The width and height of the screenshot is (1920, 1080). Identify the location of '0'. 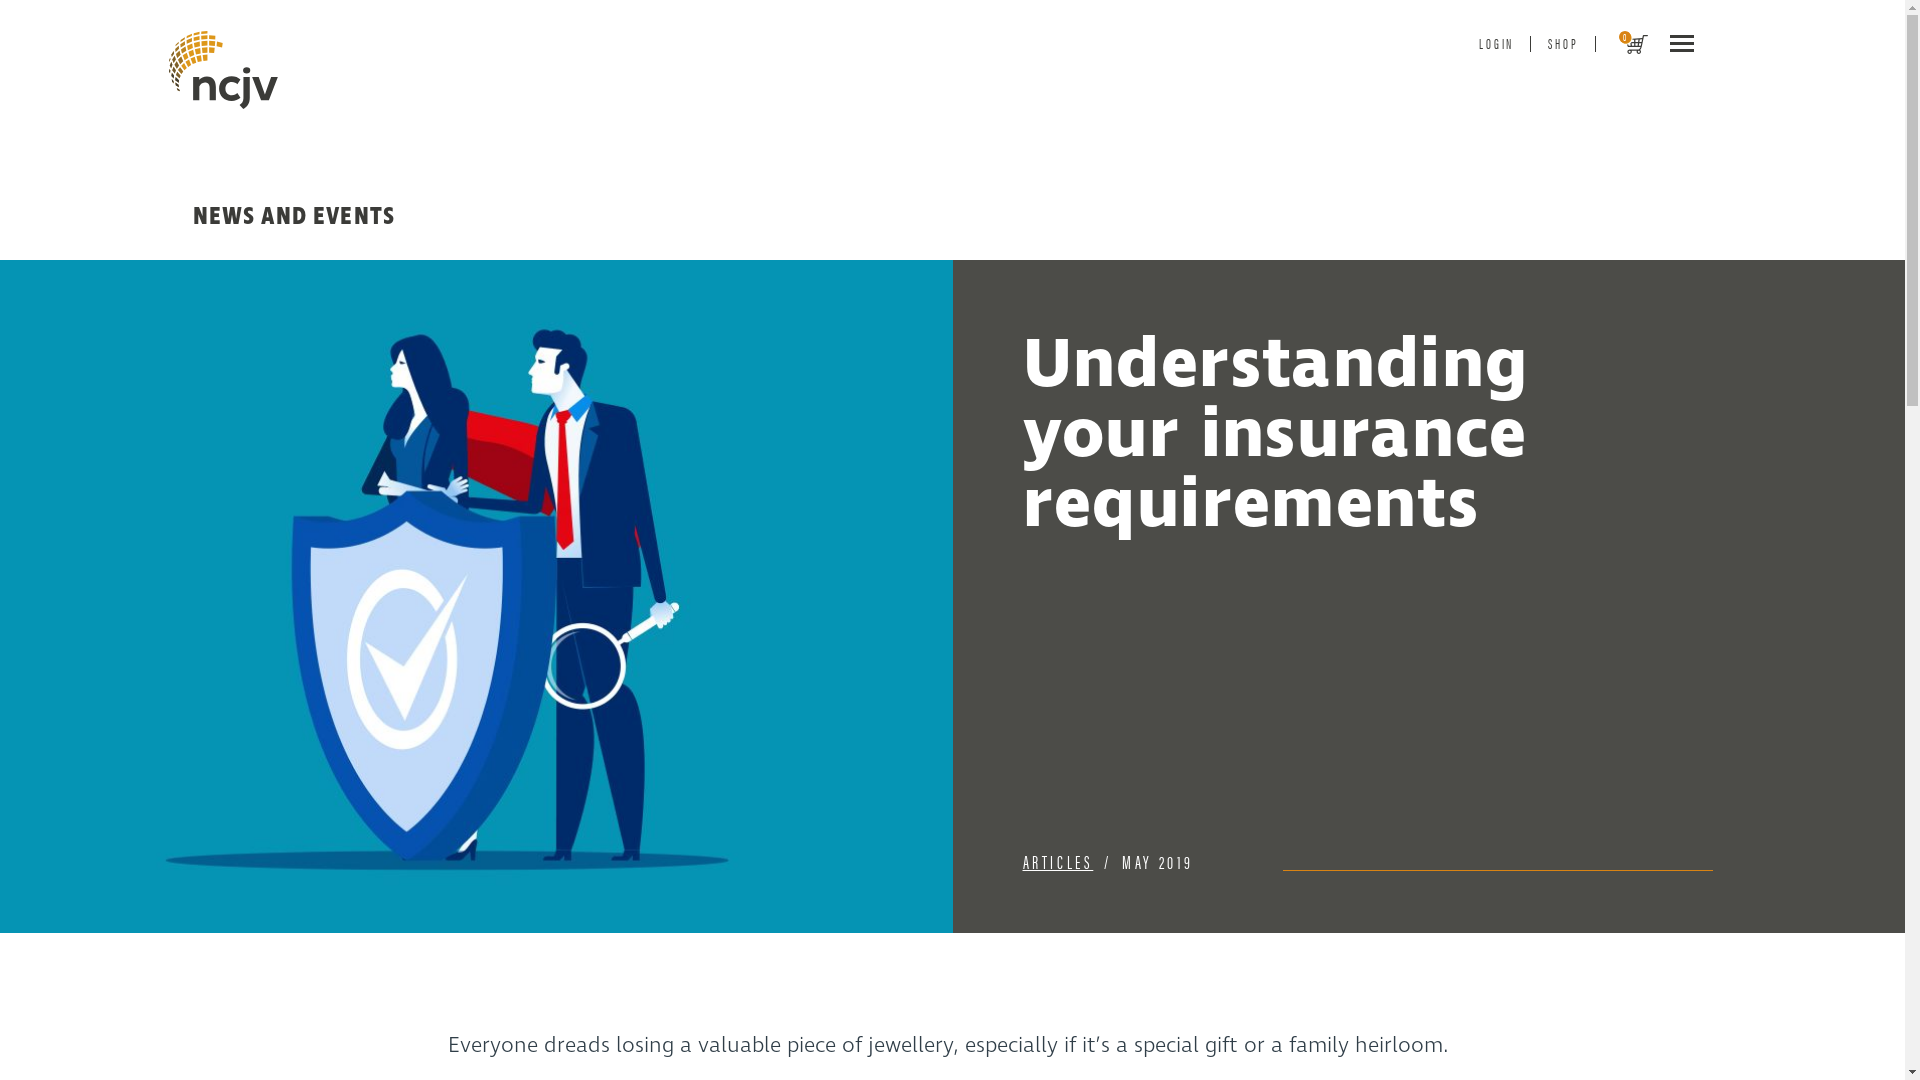
(1622, 42).